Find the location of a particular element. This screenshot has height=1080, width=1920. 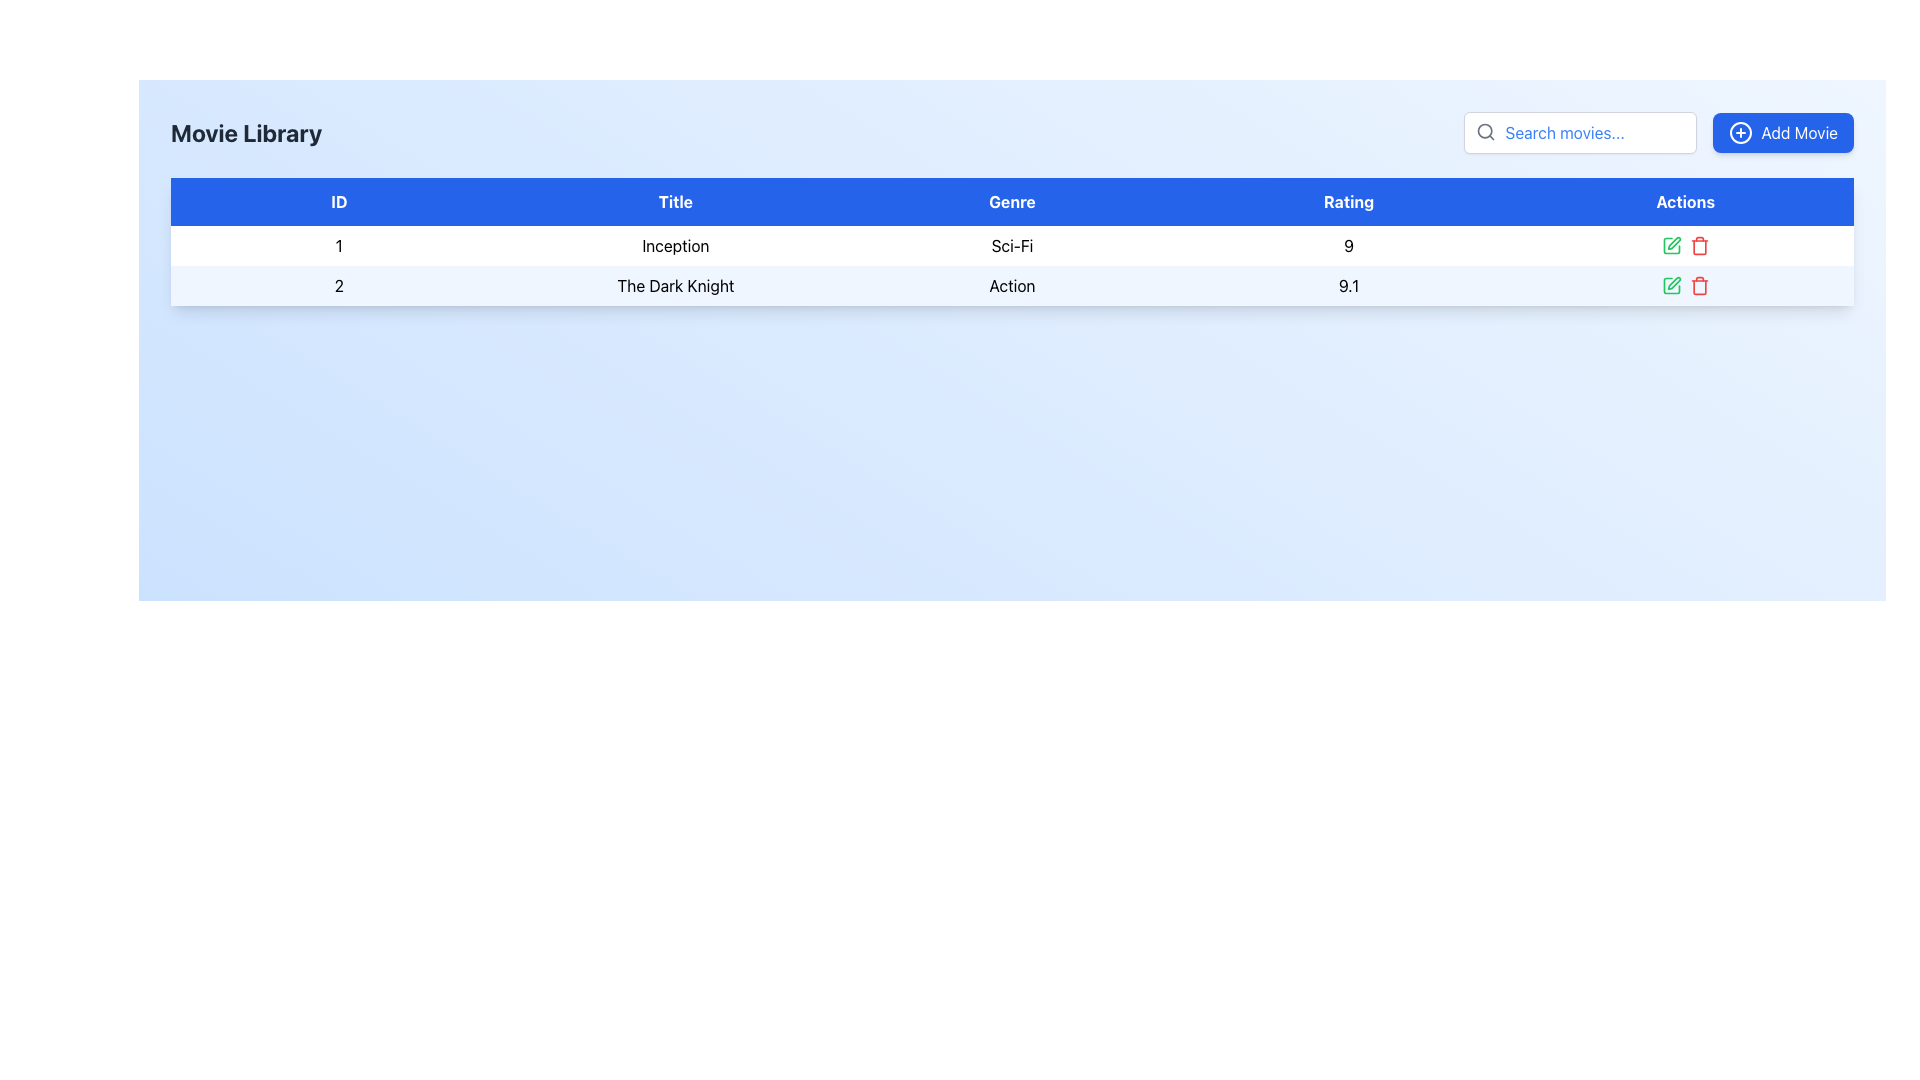

the static text label 'Actions' in the table header, which is styled with white font on a blue background and is the last column header in the row is located at coordinates (1684, 201).